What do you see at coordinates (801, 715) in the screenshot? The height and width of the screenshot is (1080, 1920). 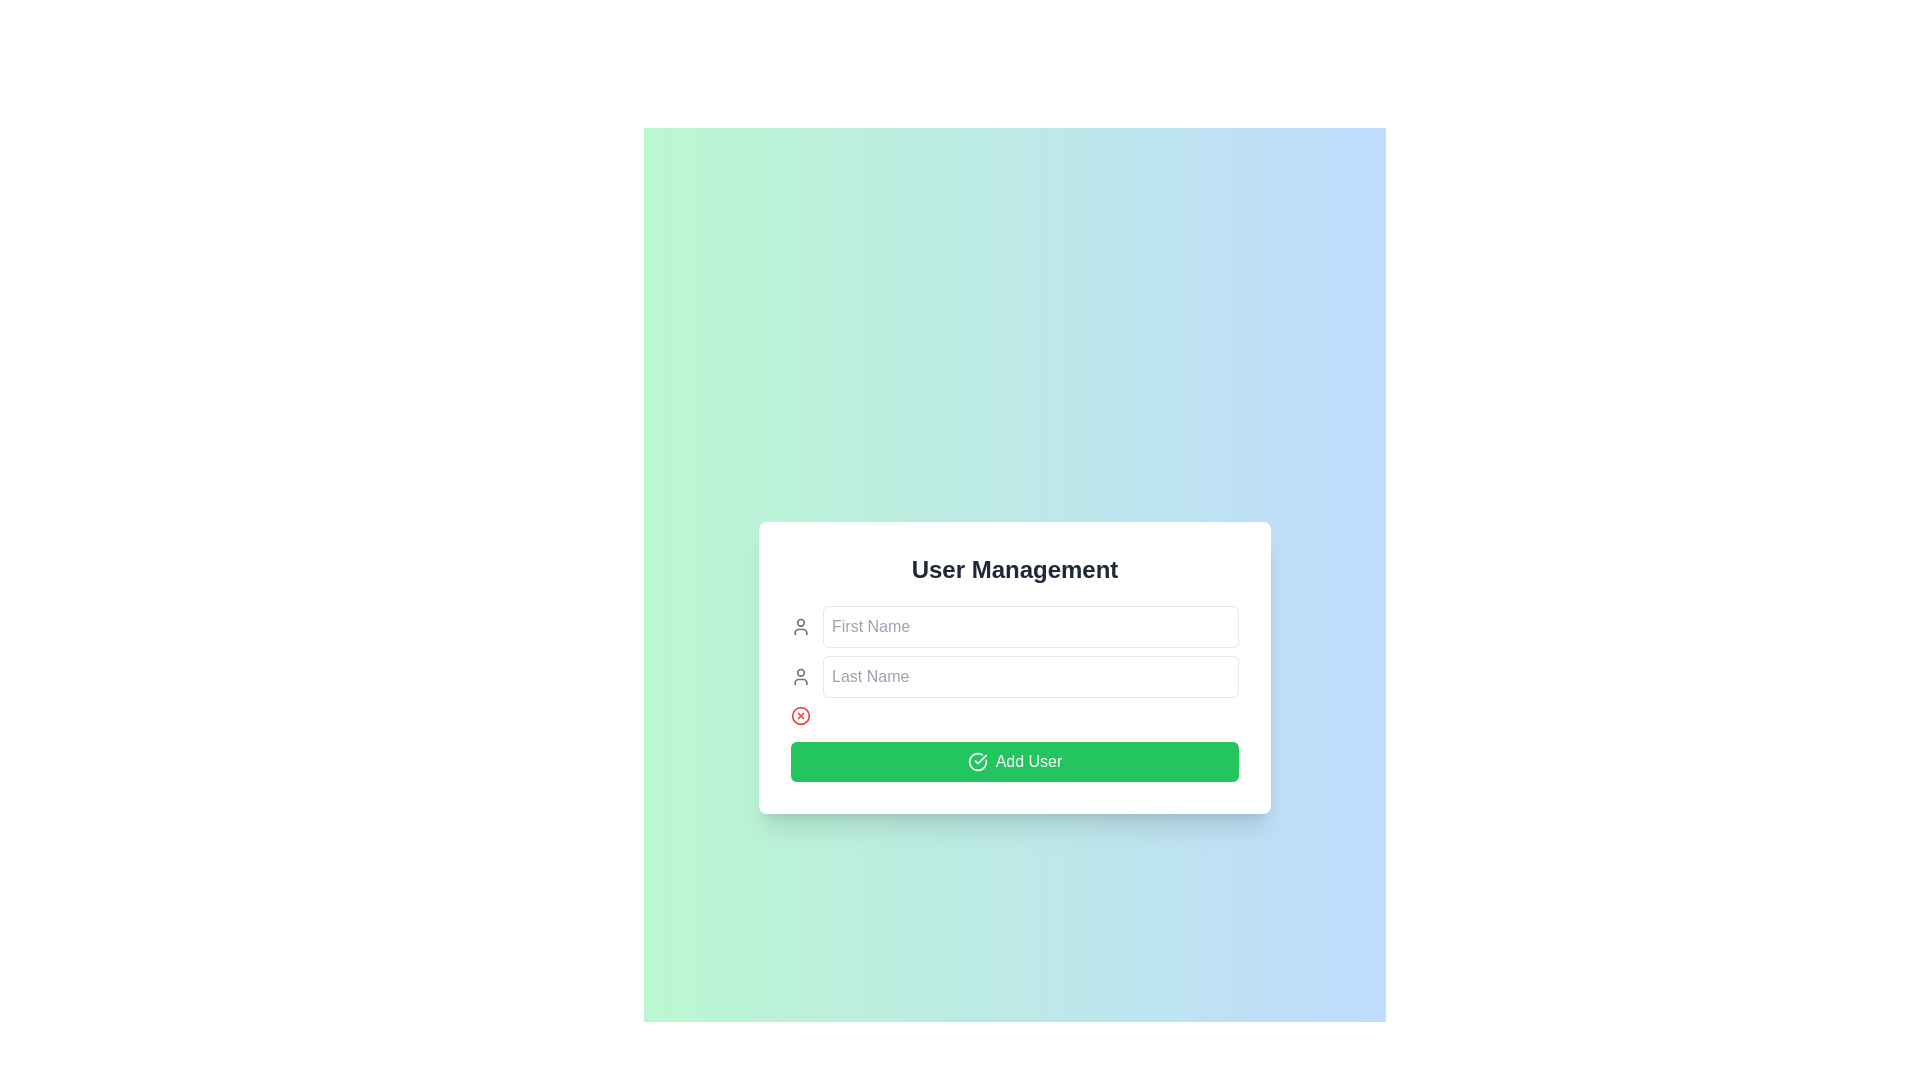 I see `the red circular button with a white cross symbol to observe the hover effect, which changes the text color from red to a darker red` at bounding box center [801, 715].